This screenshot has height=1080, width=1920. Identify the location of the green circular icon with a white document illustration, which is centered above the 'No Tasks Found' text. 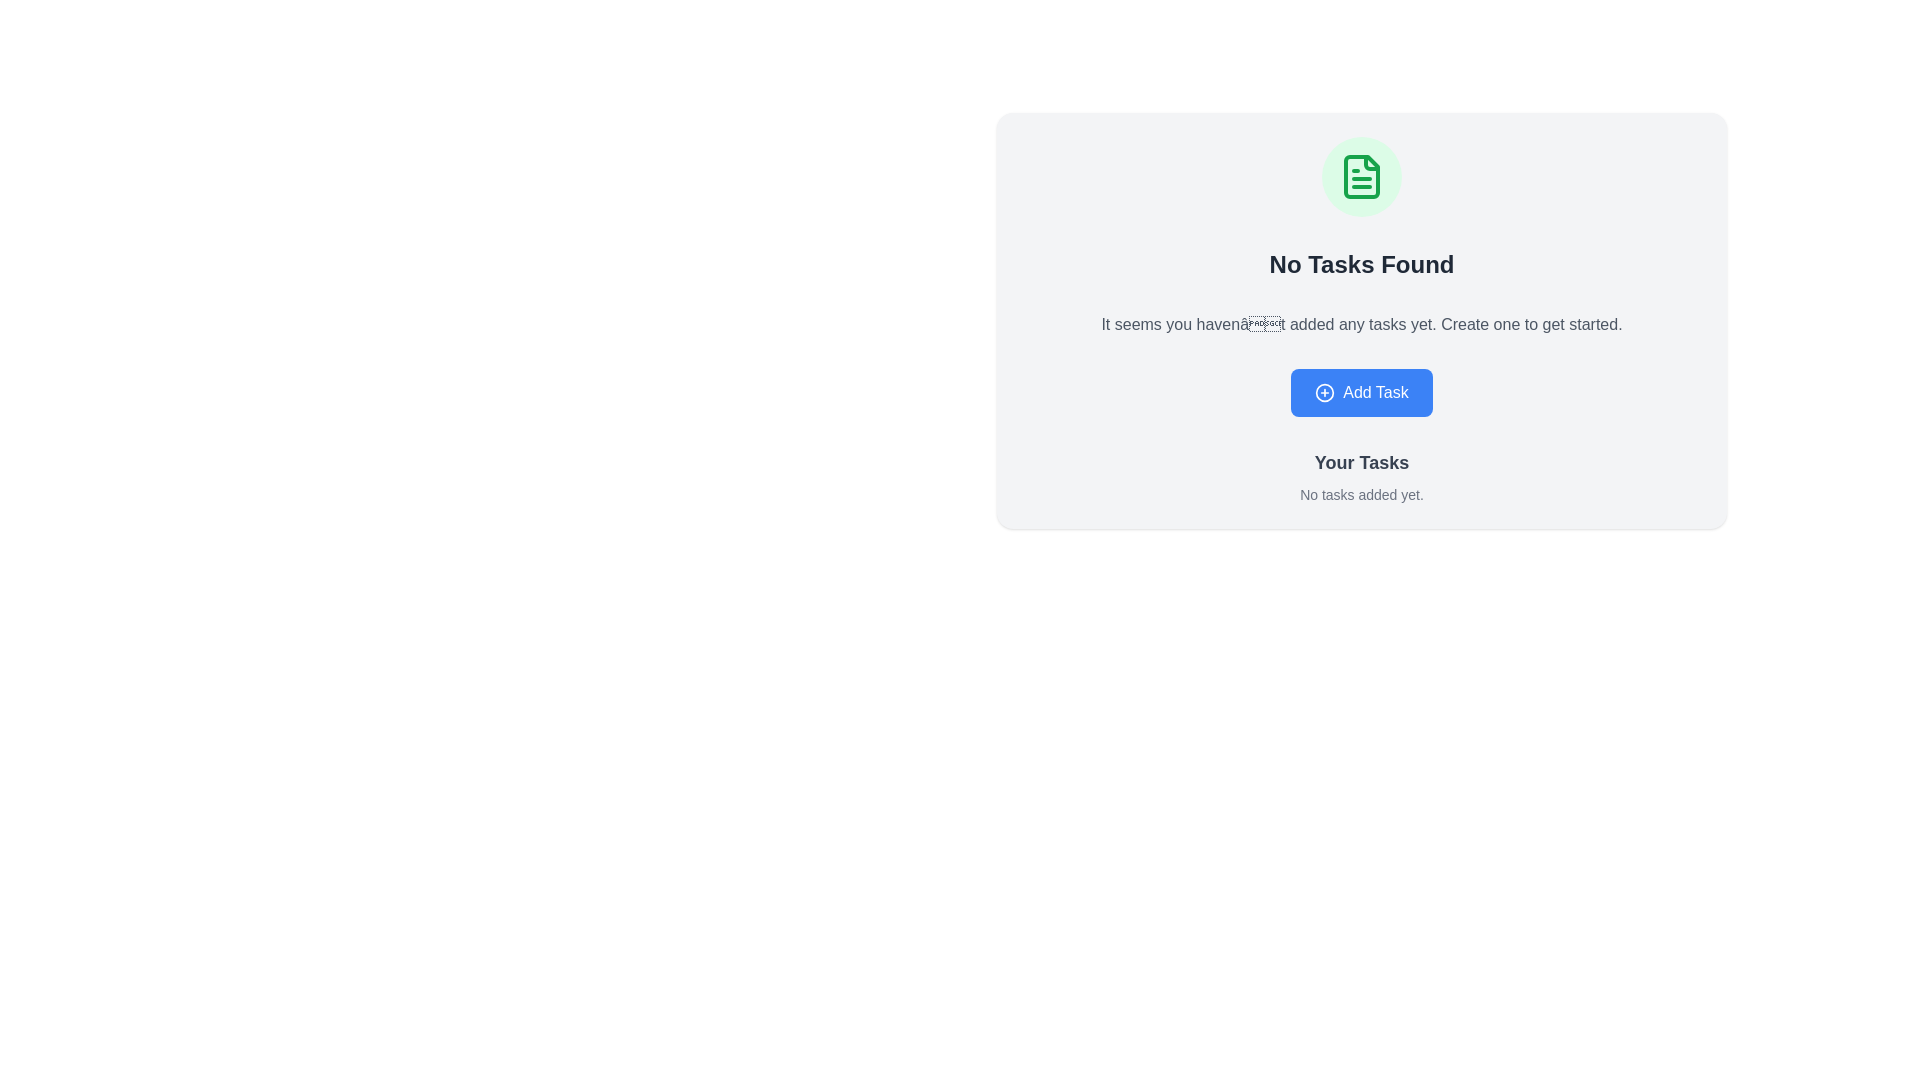
(1361, 176).